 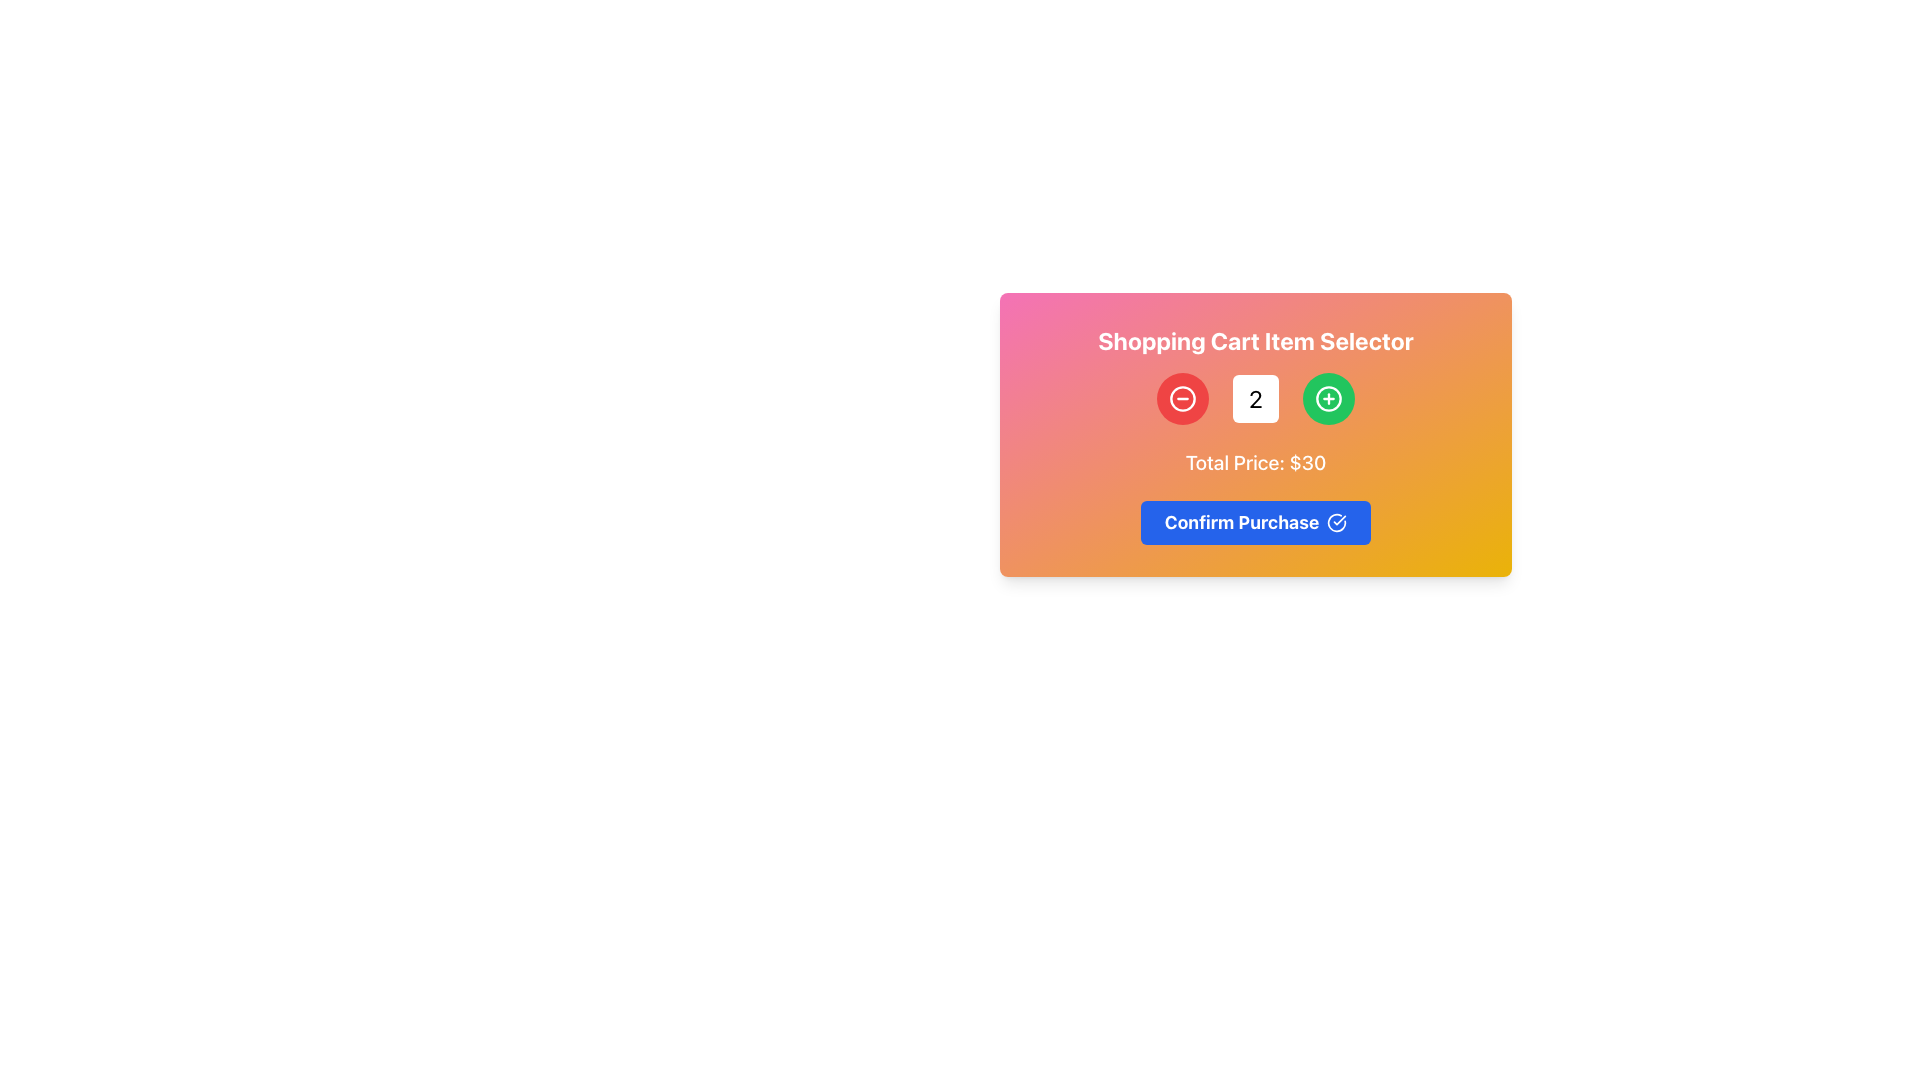 What do you see at coordinates (1183, 398) in the screenshot?
I see `the button used to decrease the quantity displayed in the adjacent white box` at bounding box center [1183, 398].